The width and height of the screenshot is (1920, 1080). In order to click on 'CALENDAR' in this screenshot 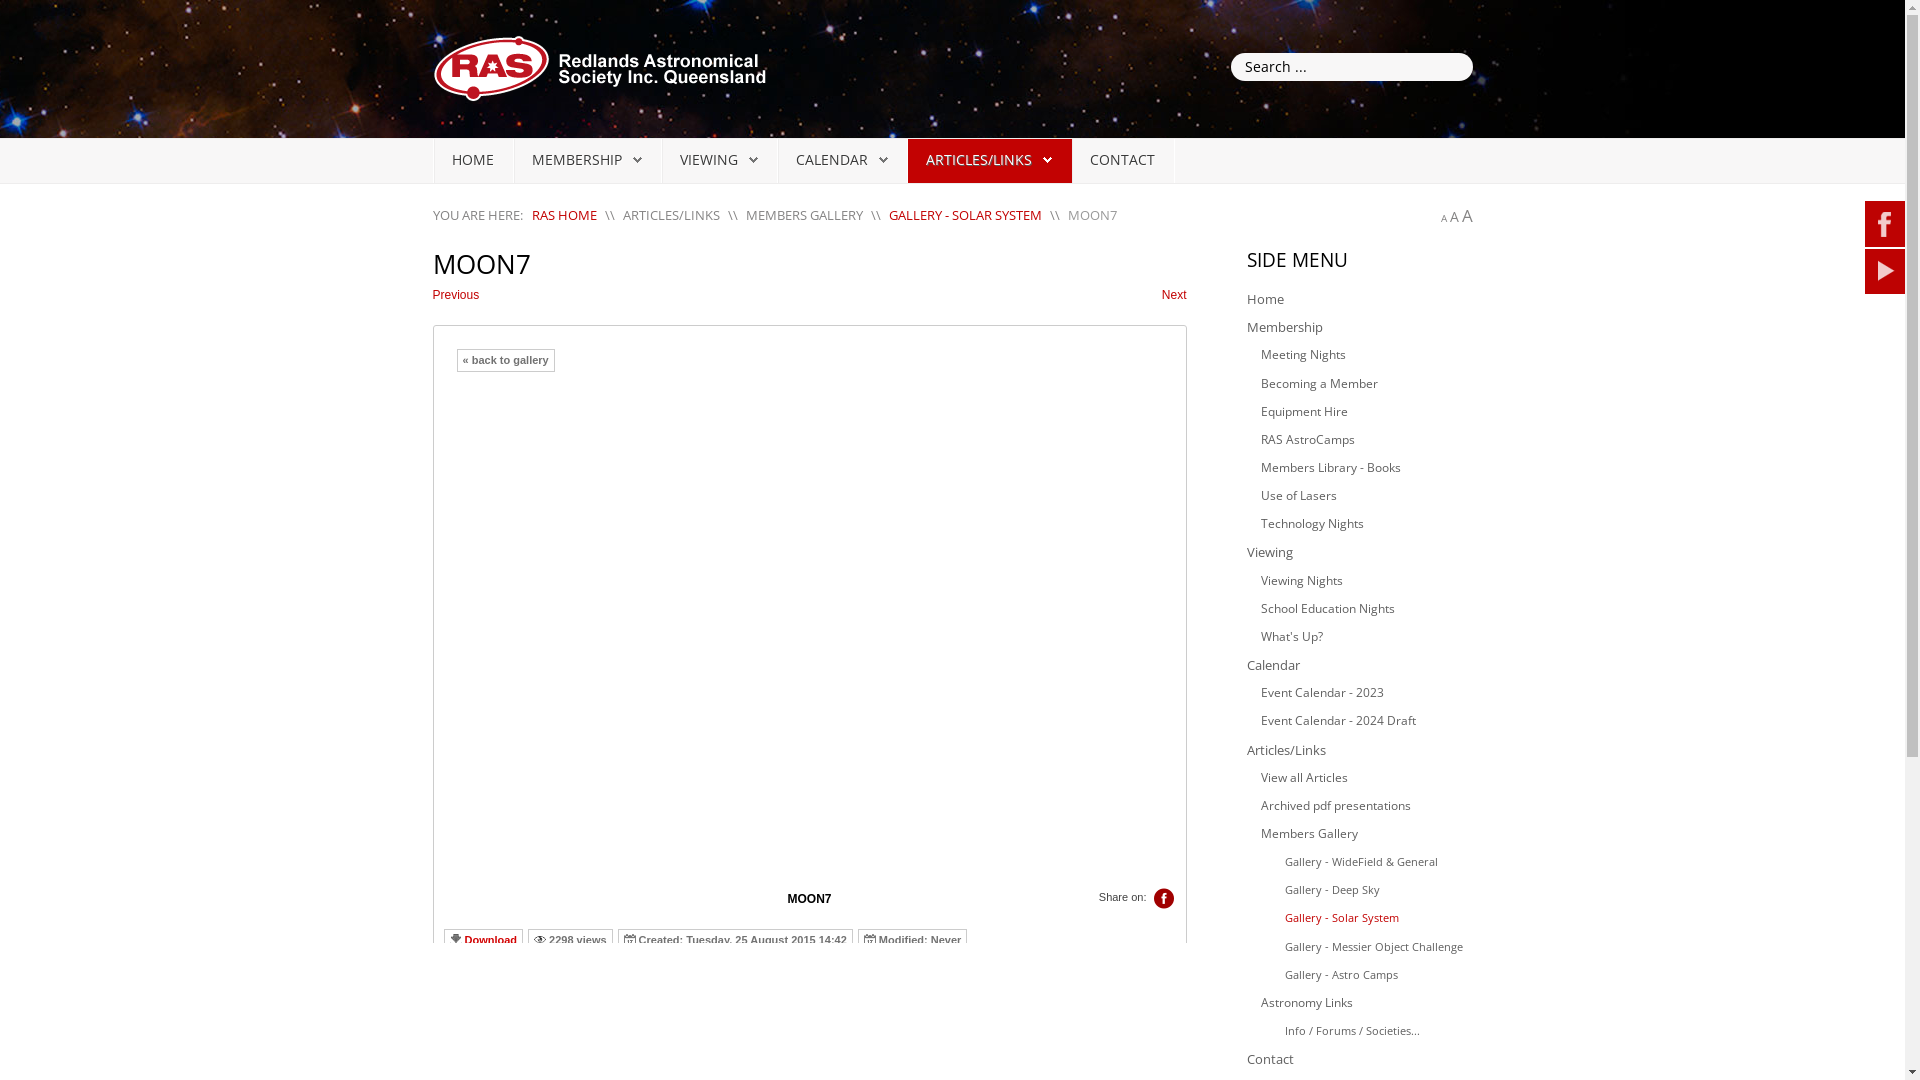, I will do `click(831, 158)`.